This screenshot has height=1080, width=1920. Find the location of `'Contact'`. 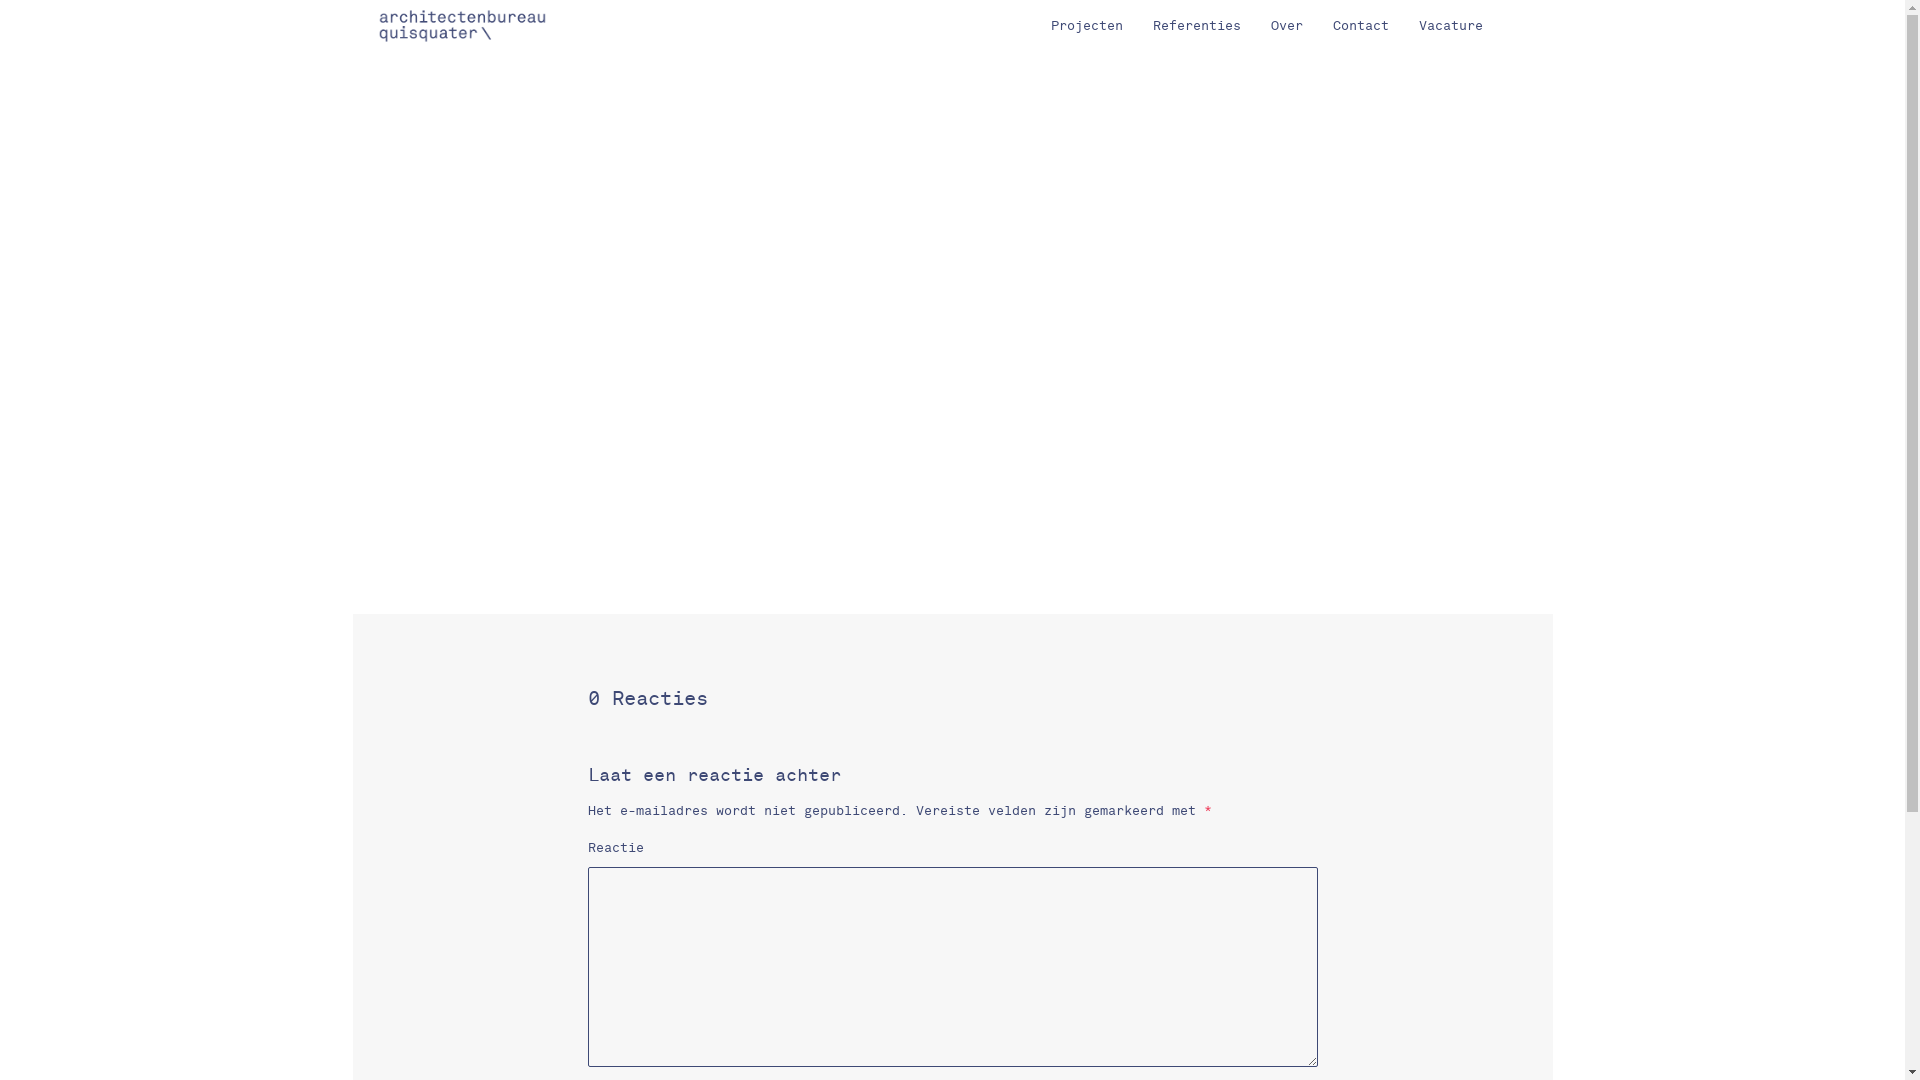

'Contact' is located at coordinates (1360, 26).